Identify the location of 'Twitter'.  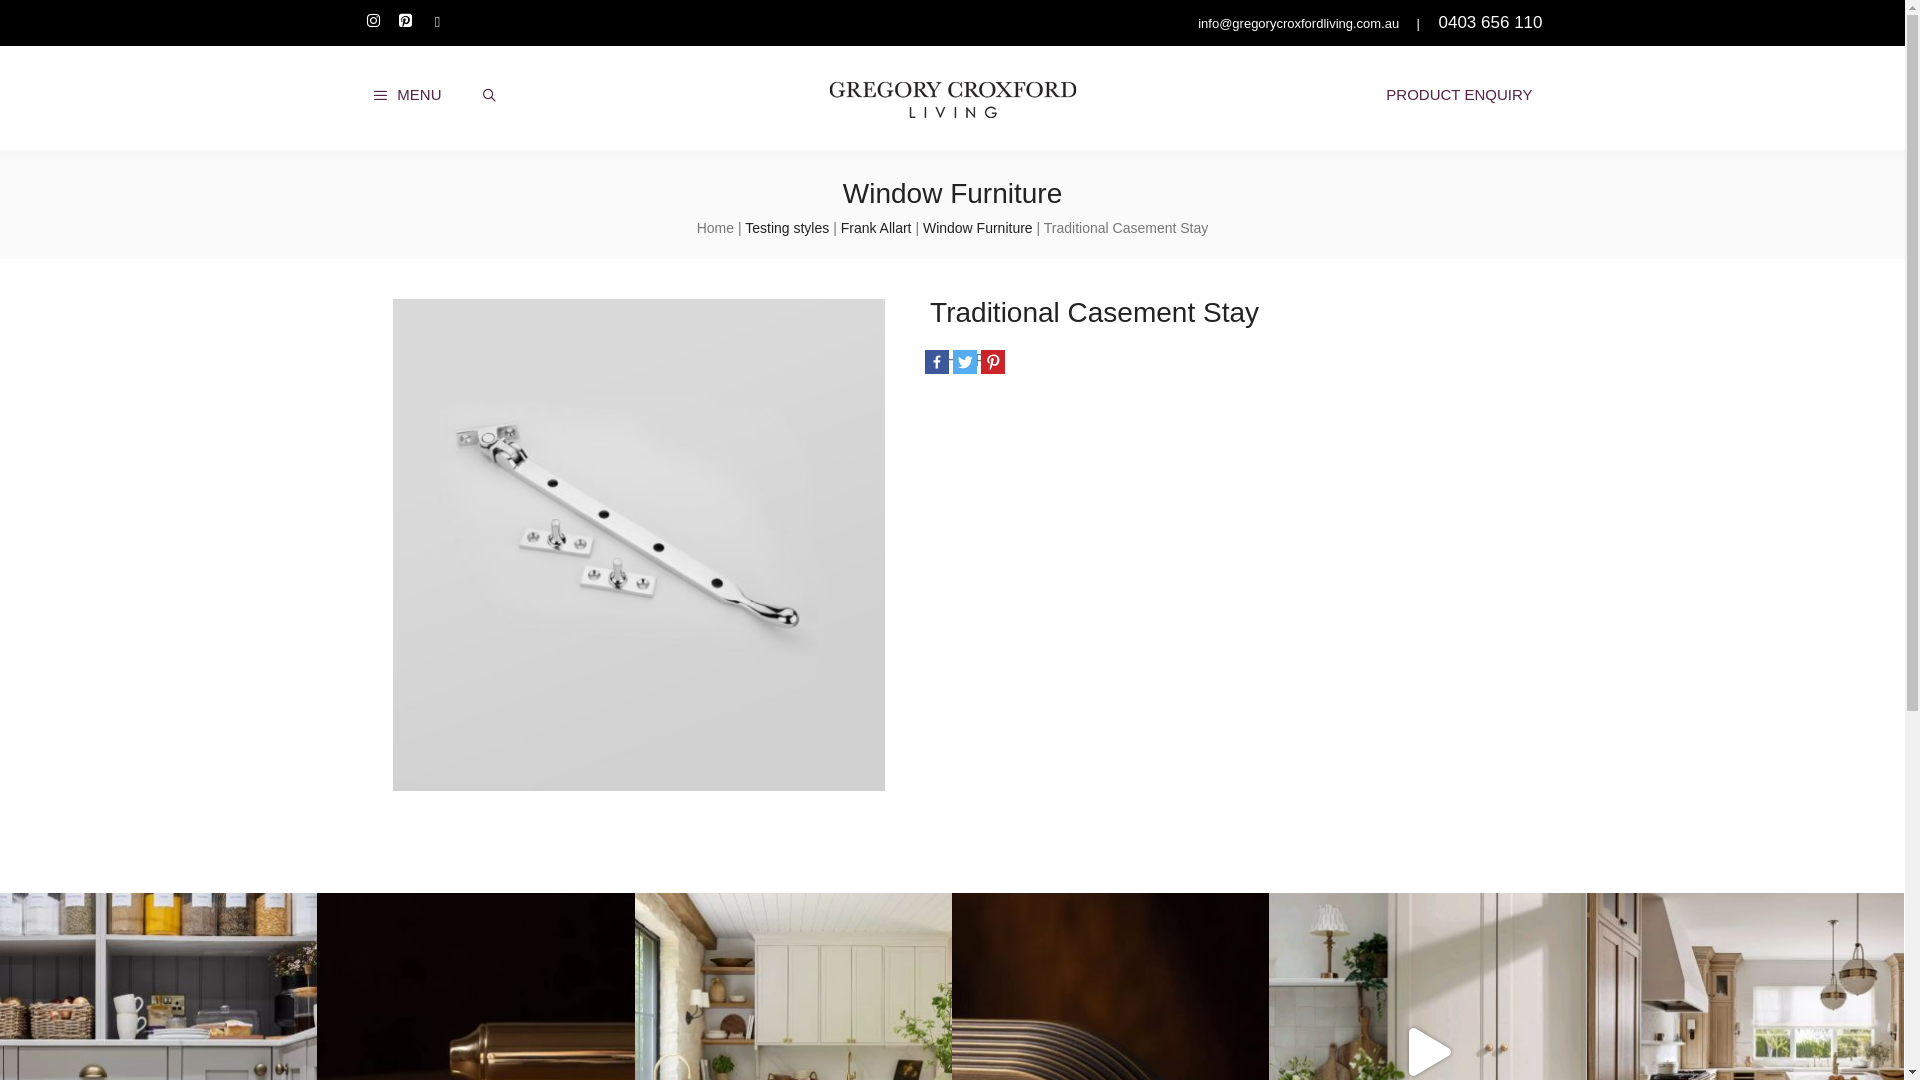
(964, 362).